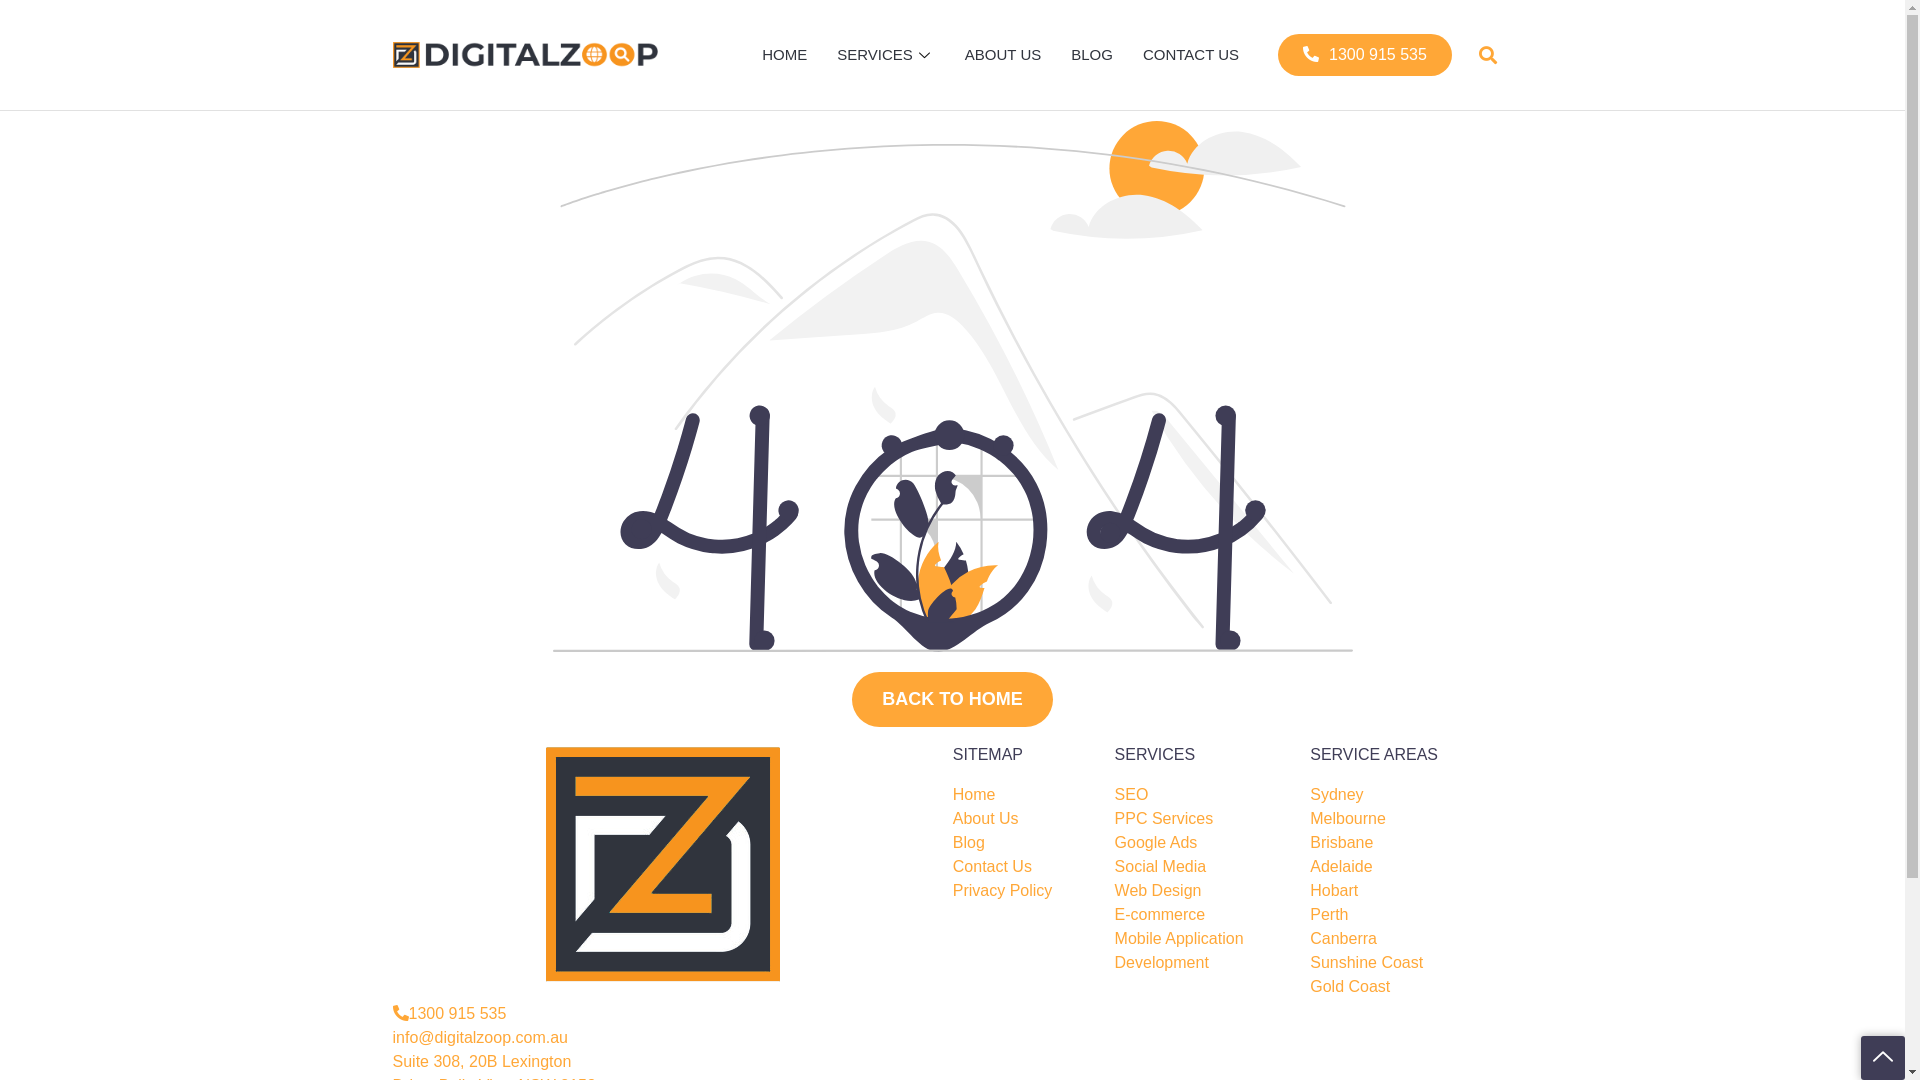  I want to click on 'PPC Services', so click(1164, 818).